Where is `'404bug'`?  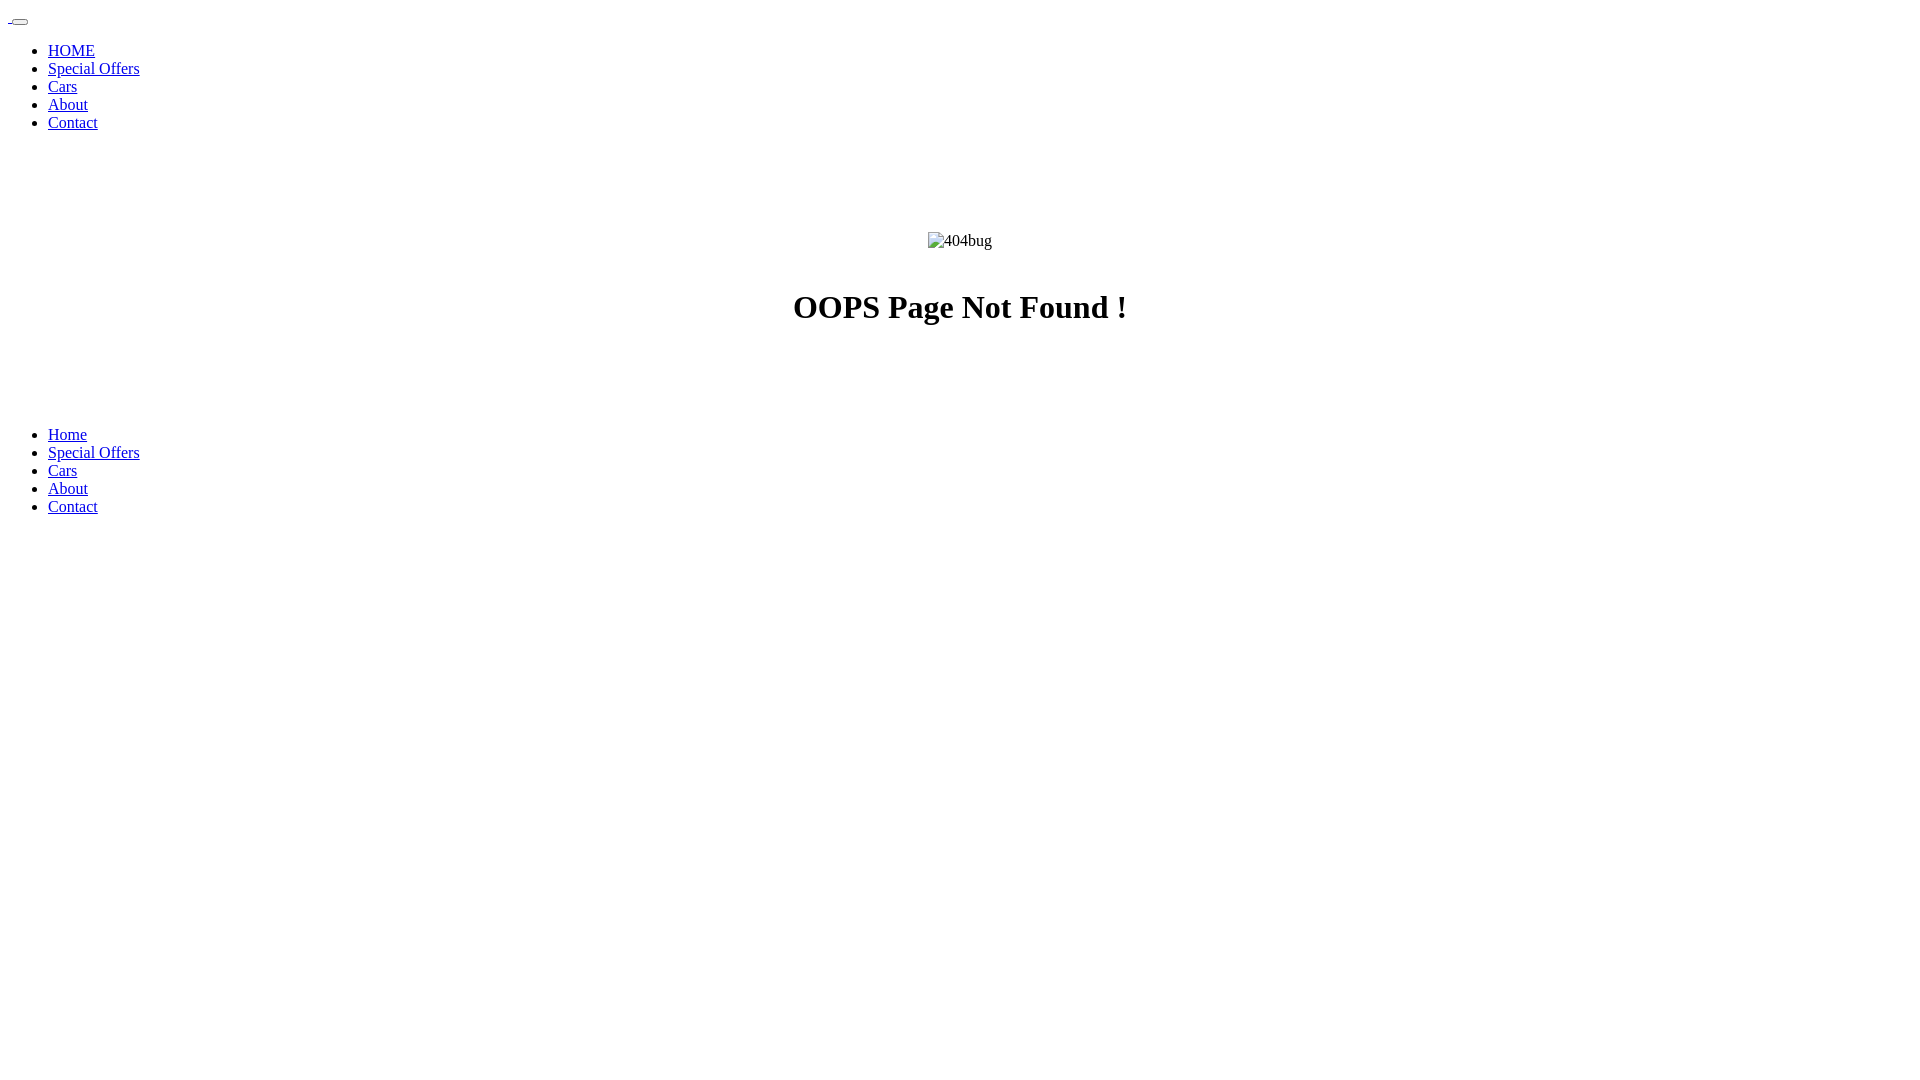
'404bug' is located at coordinates (960, 239).